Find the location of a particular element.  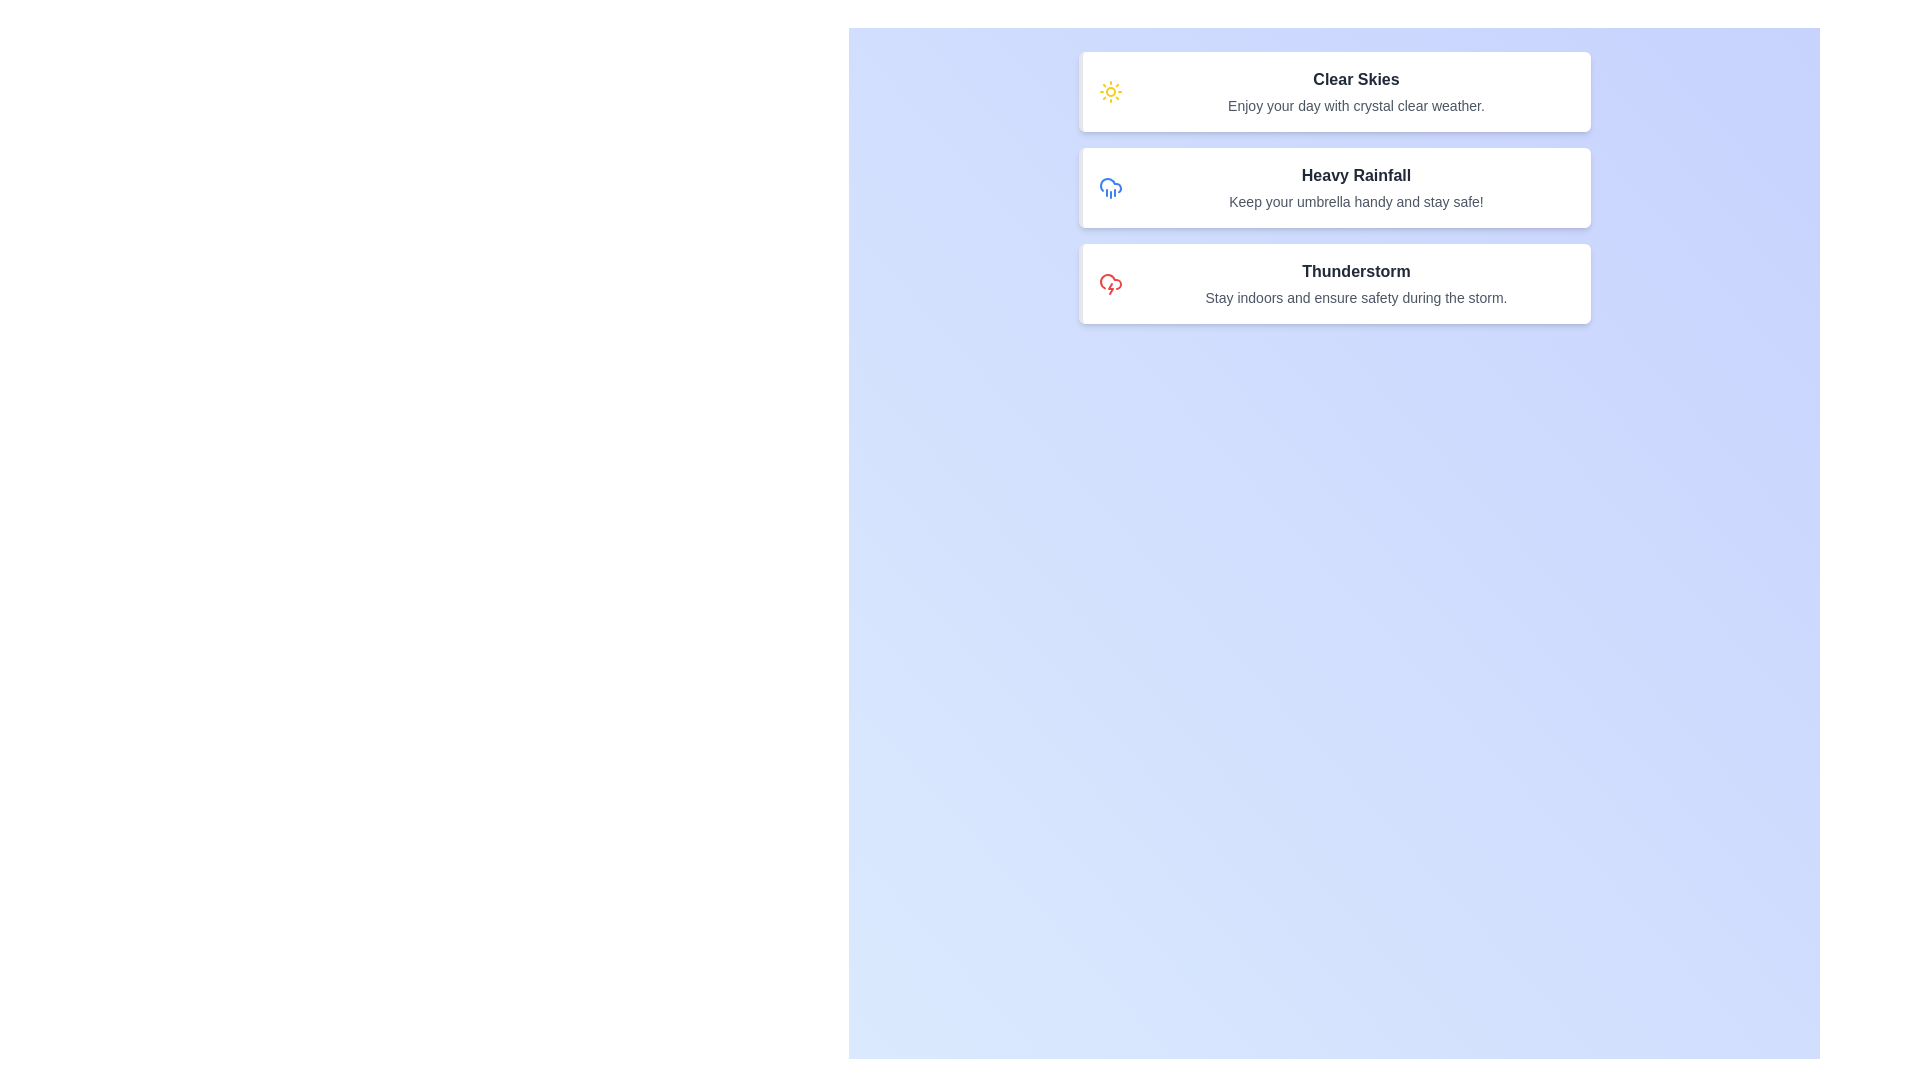

the icon corresponding to Thunderstorm is located at coordinates (1109, 284).